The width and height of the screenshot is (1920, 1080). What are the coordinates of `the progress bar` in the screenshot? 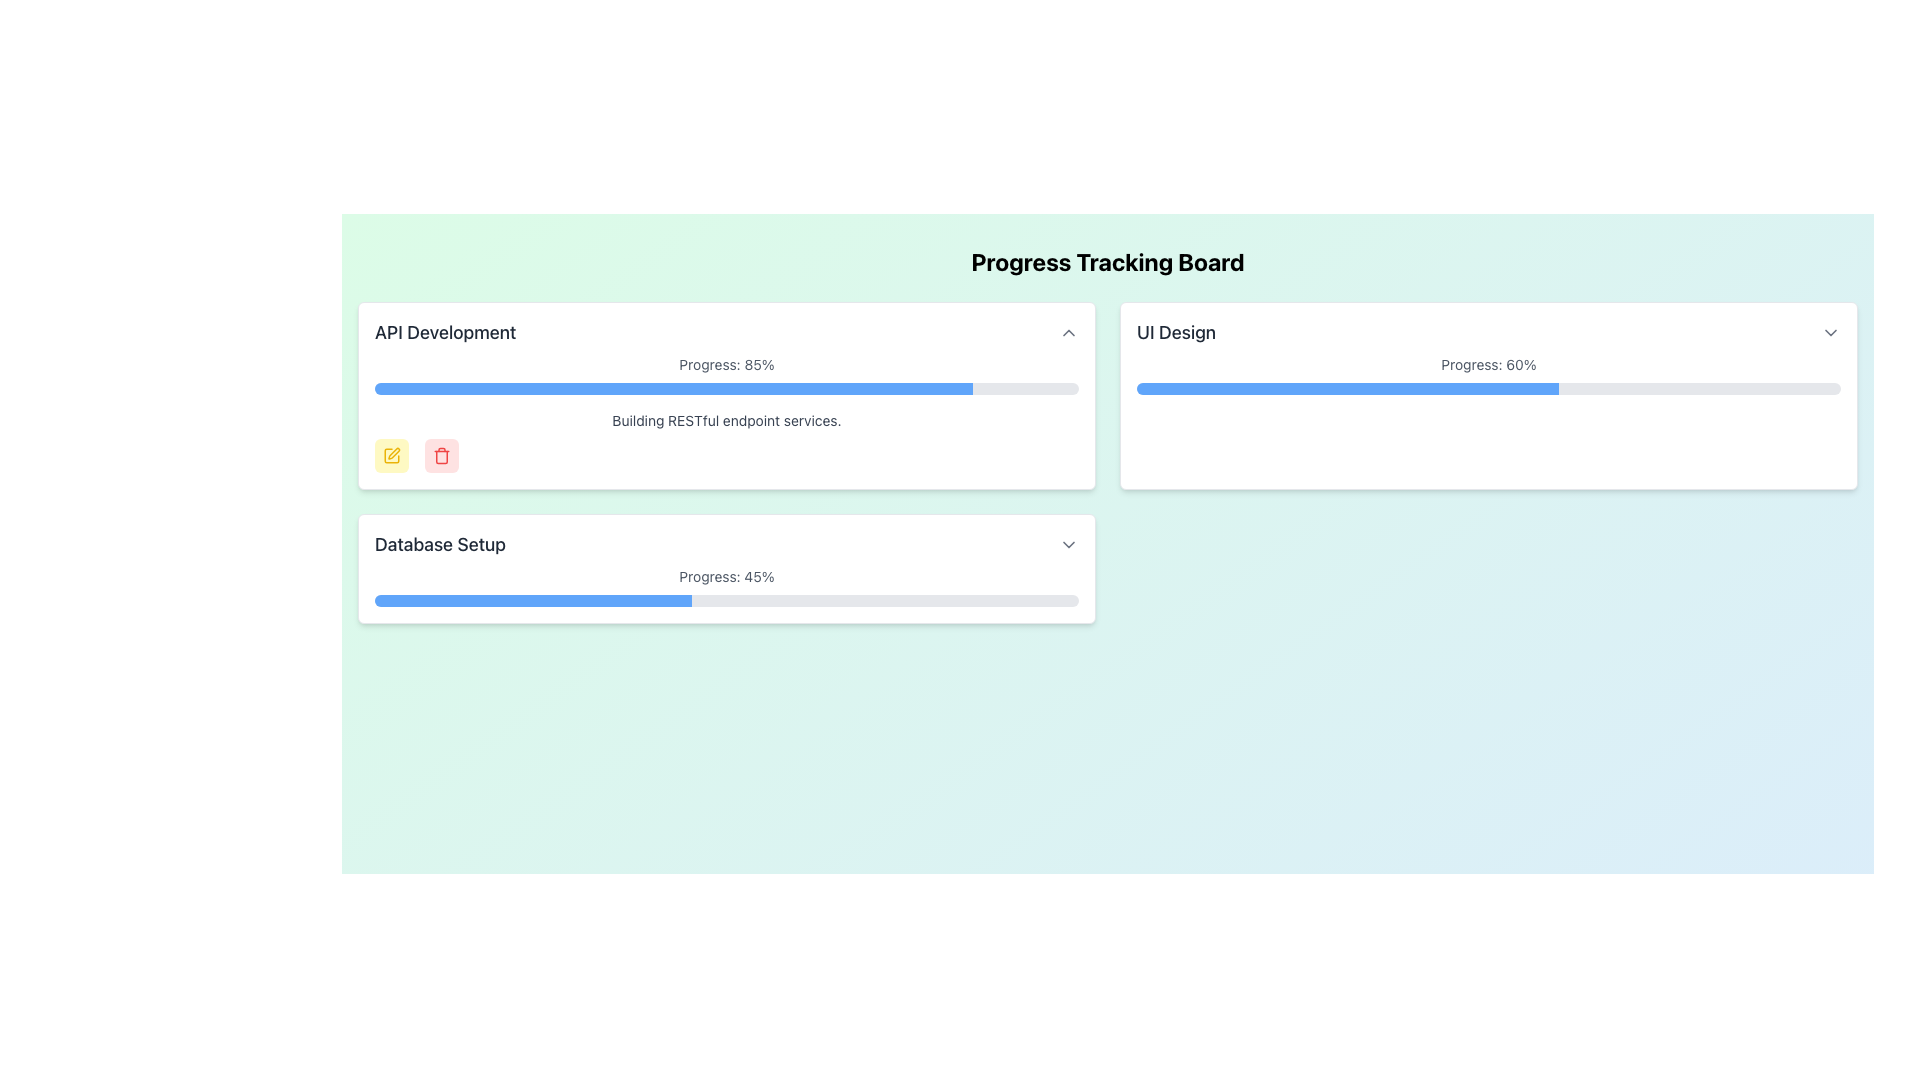 It's located at (598, 600).